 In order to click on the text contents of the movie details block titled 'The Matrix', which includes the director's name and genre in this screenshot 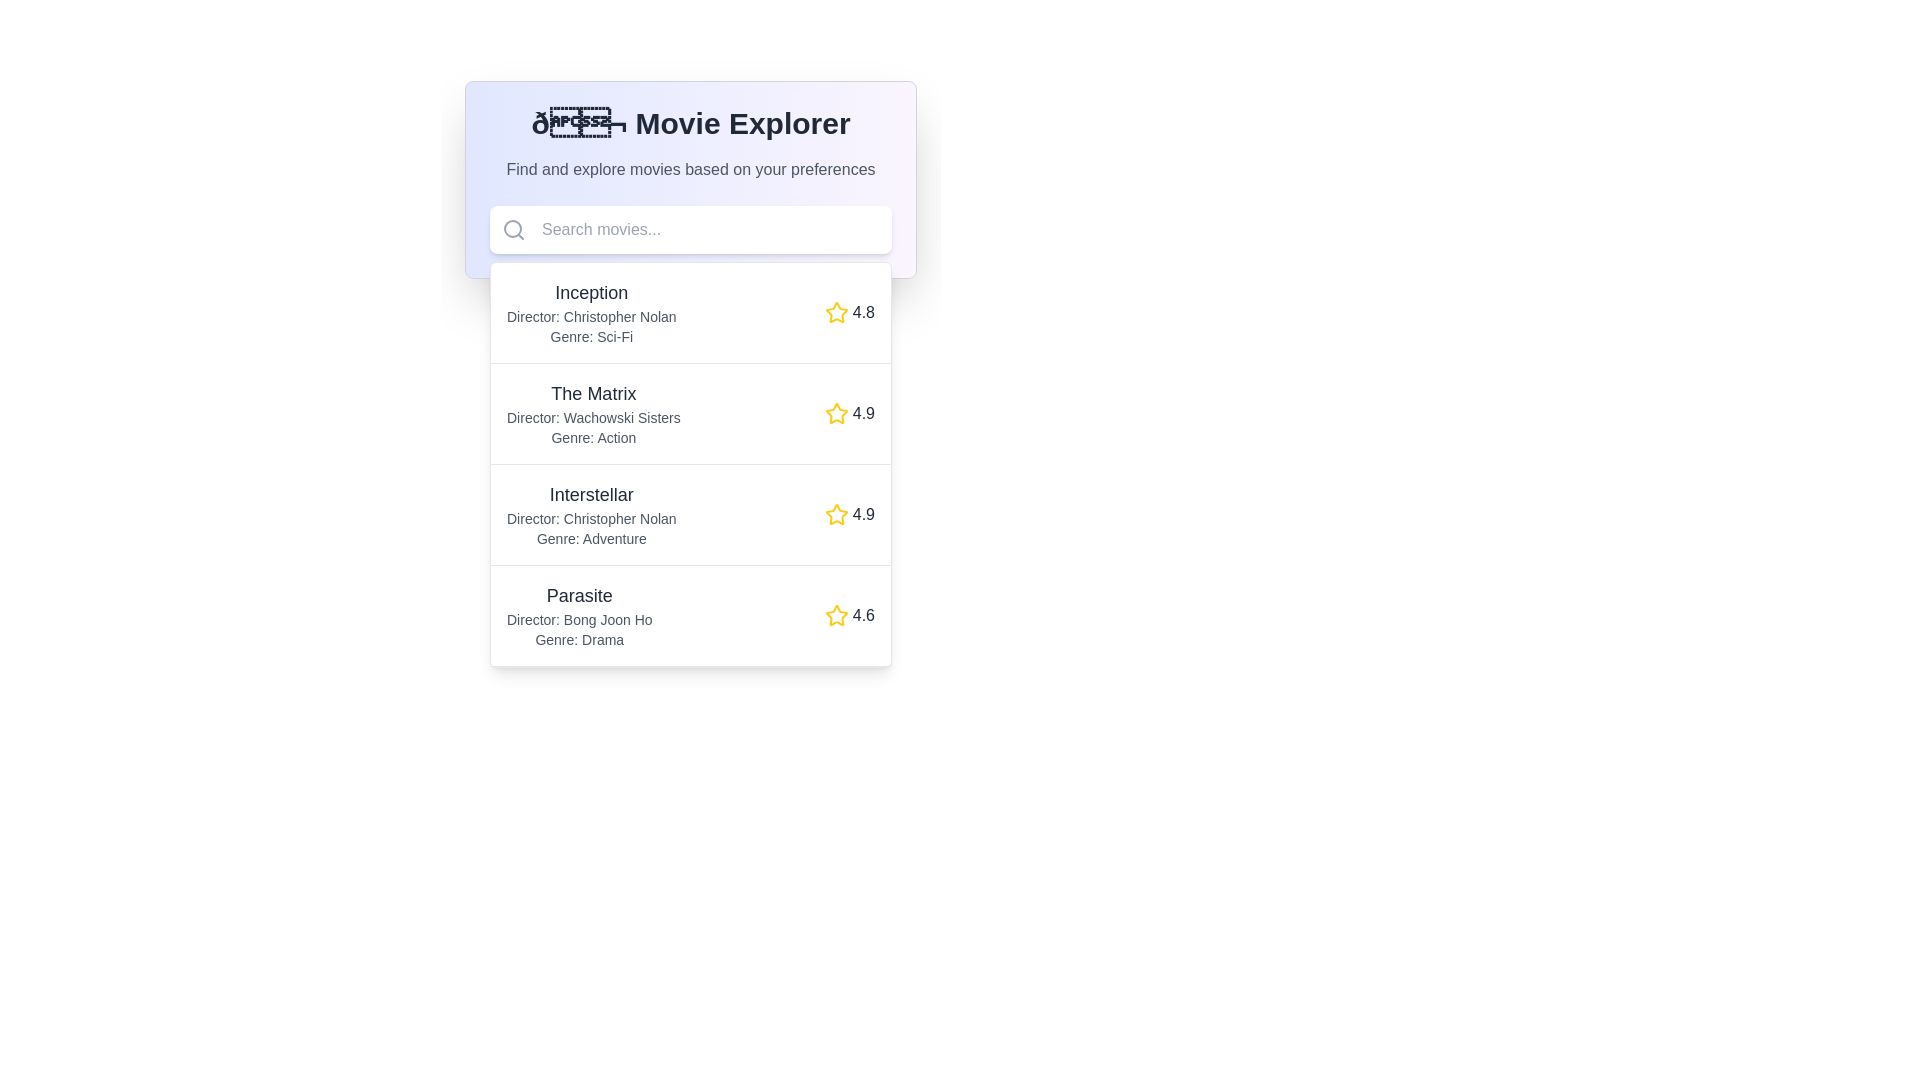, I will do `click(592, 412)`.